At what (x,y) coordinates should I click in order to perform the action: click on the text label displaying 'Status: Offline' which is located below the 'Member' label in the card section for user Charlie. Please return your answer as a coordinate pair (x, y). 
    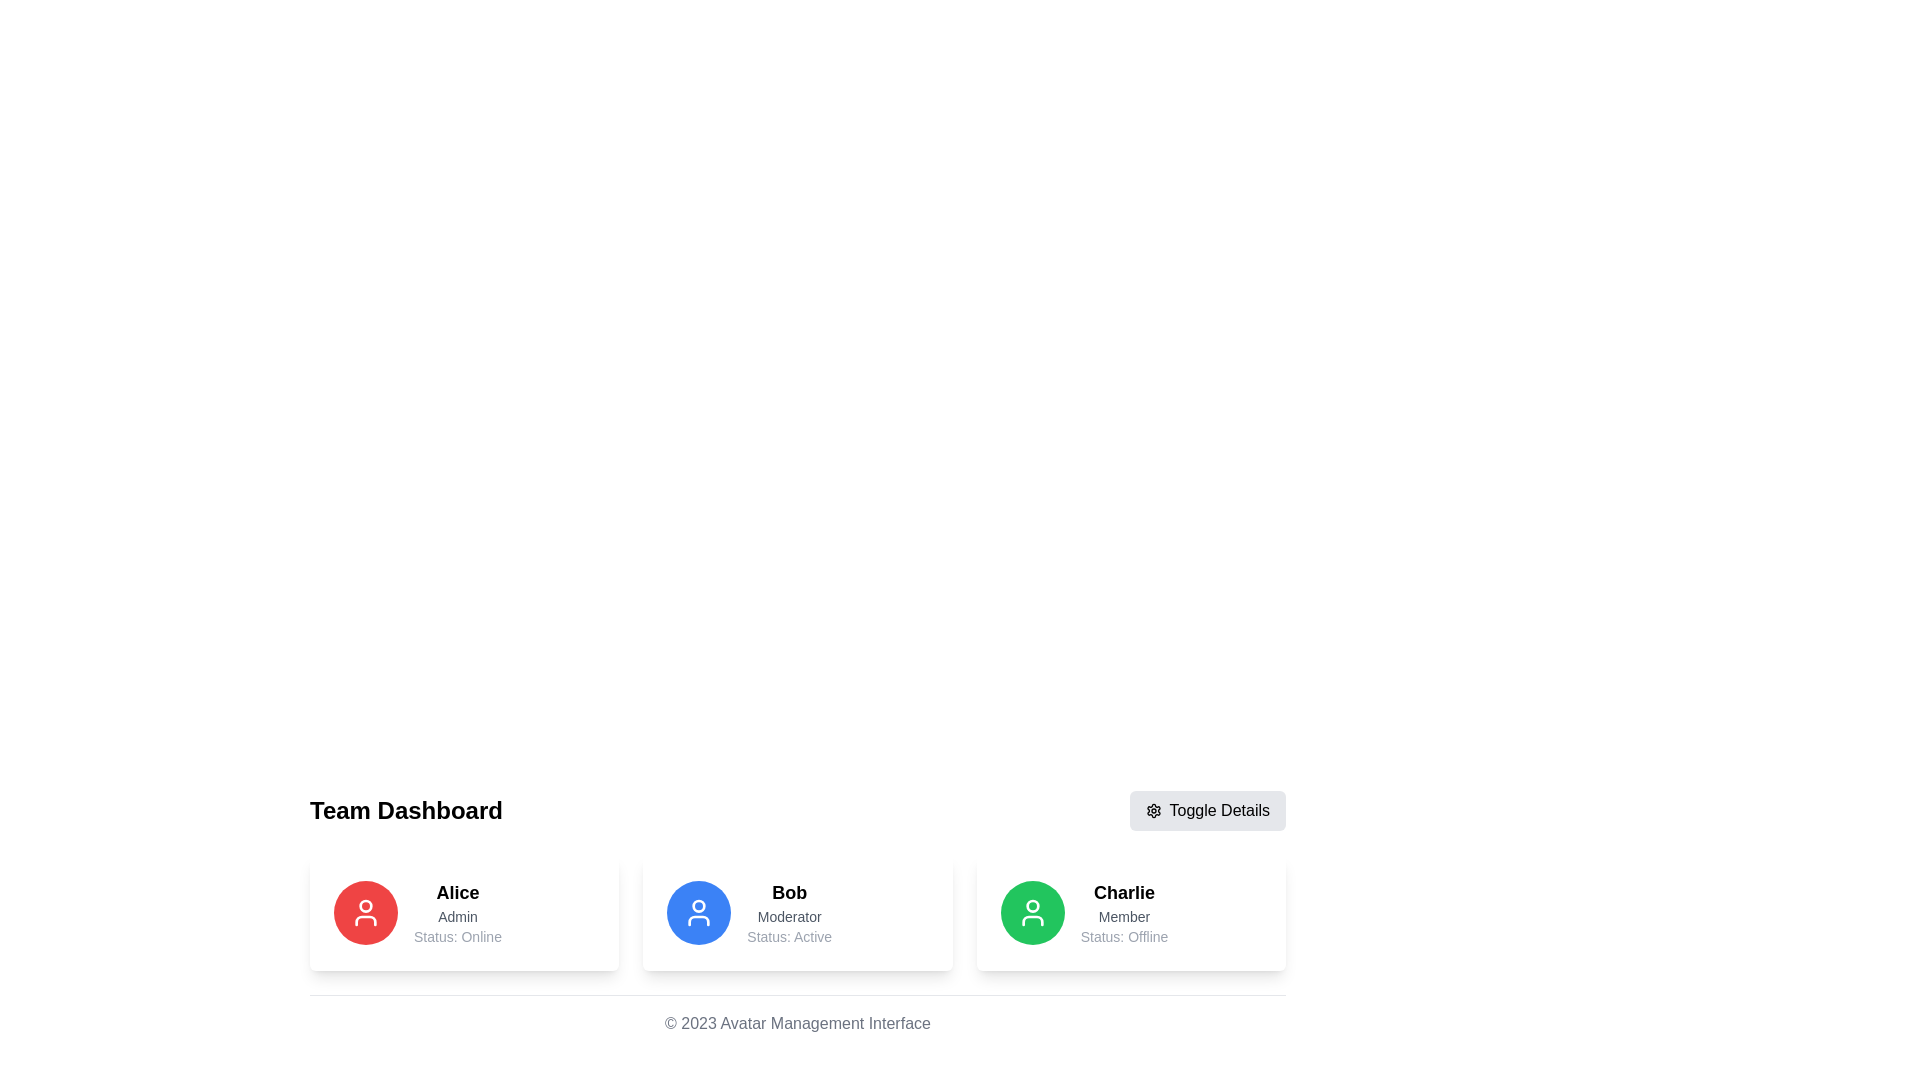
    Looking at the image, I should click on (1124, 937).